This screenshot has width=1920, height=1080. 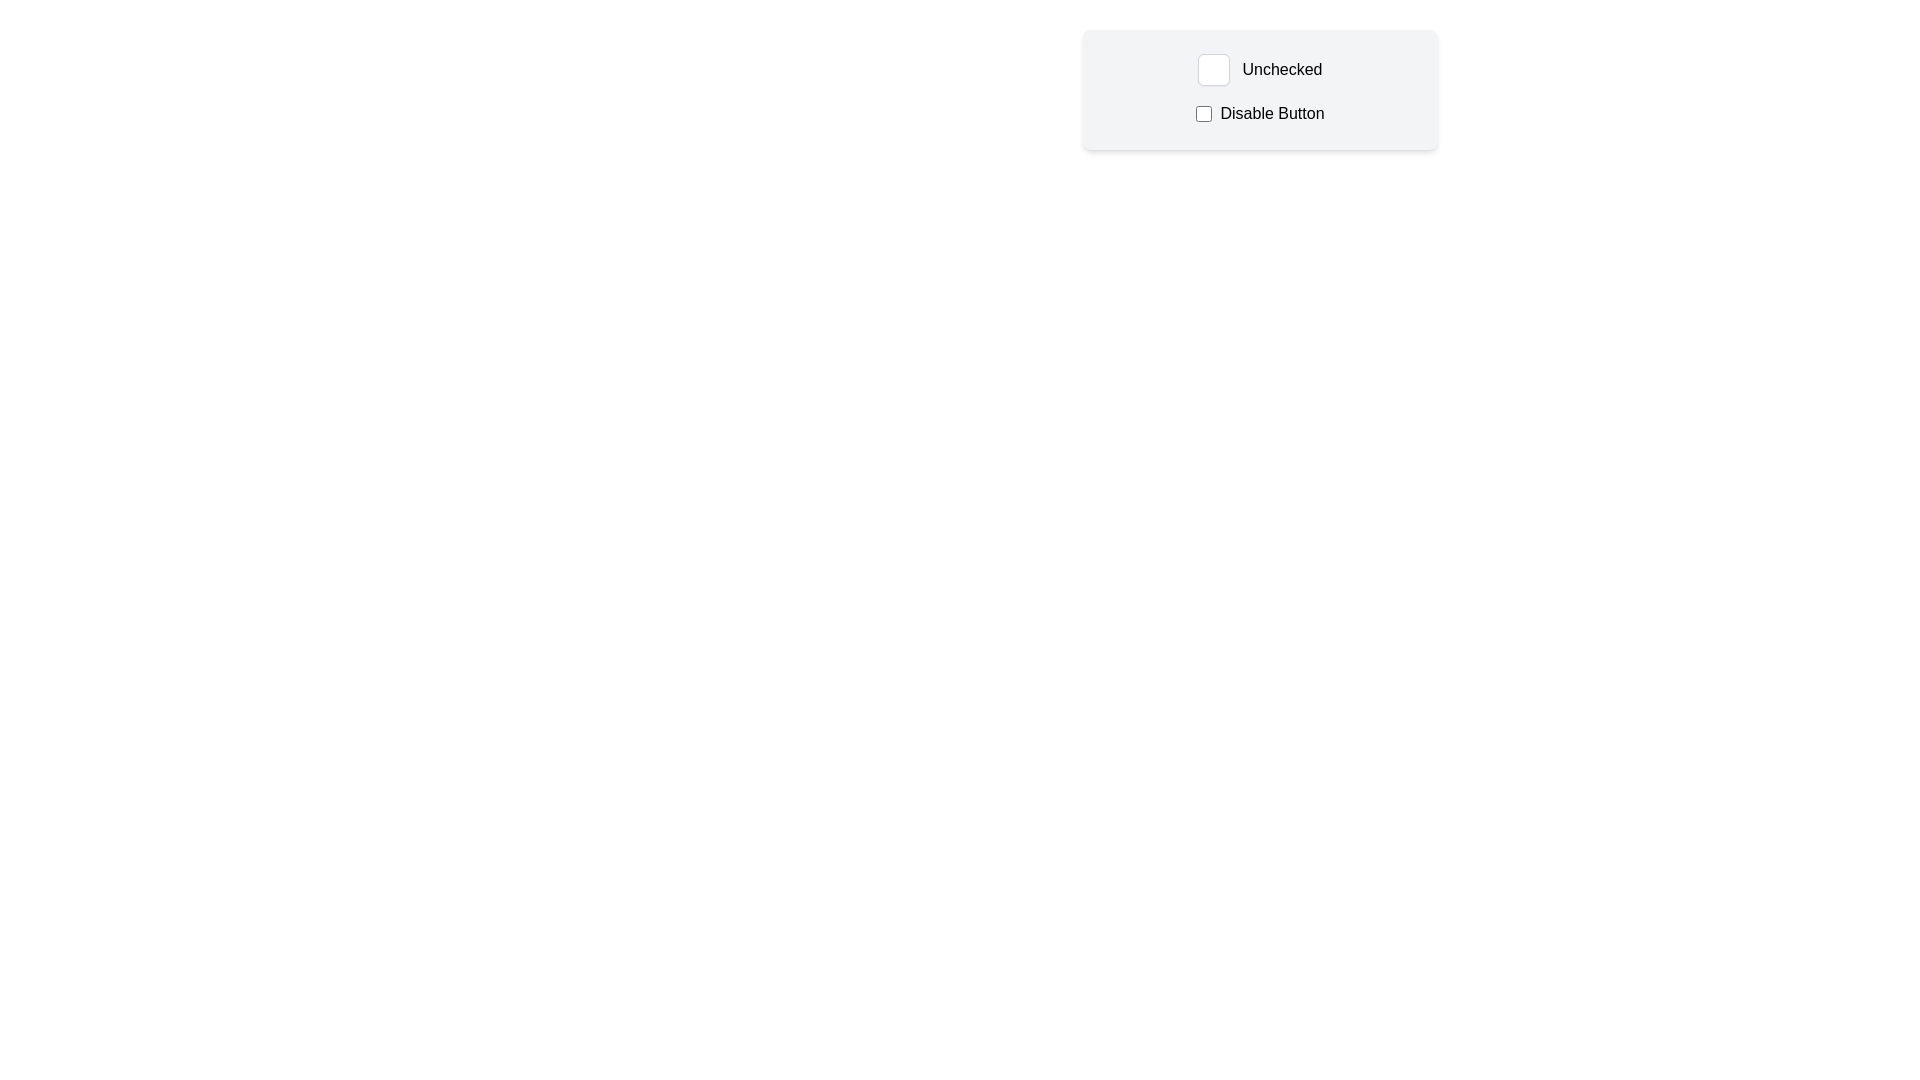 What do you see at coordinates (1203, 114) in the screenshot?
I see `the small square checkbox with a white background and gray border, located to the left of the text label 'Disable Button', positioned near the top-right section of the interface` at bounding box center [1203, 114].